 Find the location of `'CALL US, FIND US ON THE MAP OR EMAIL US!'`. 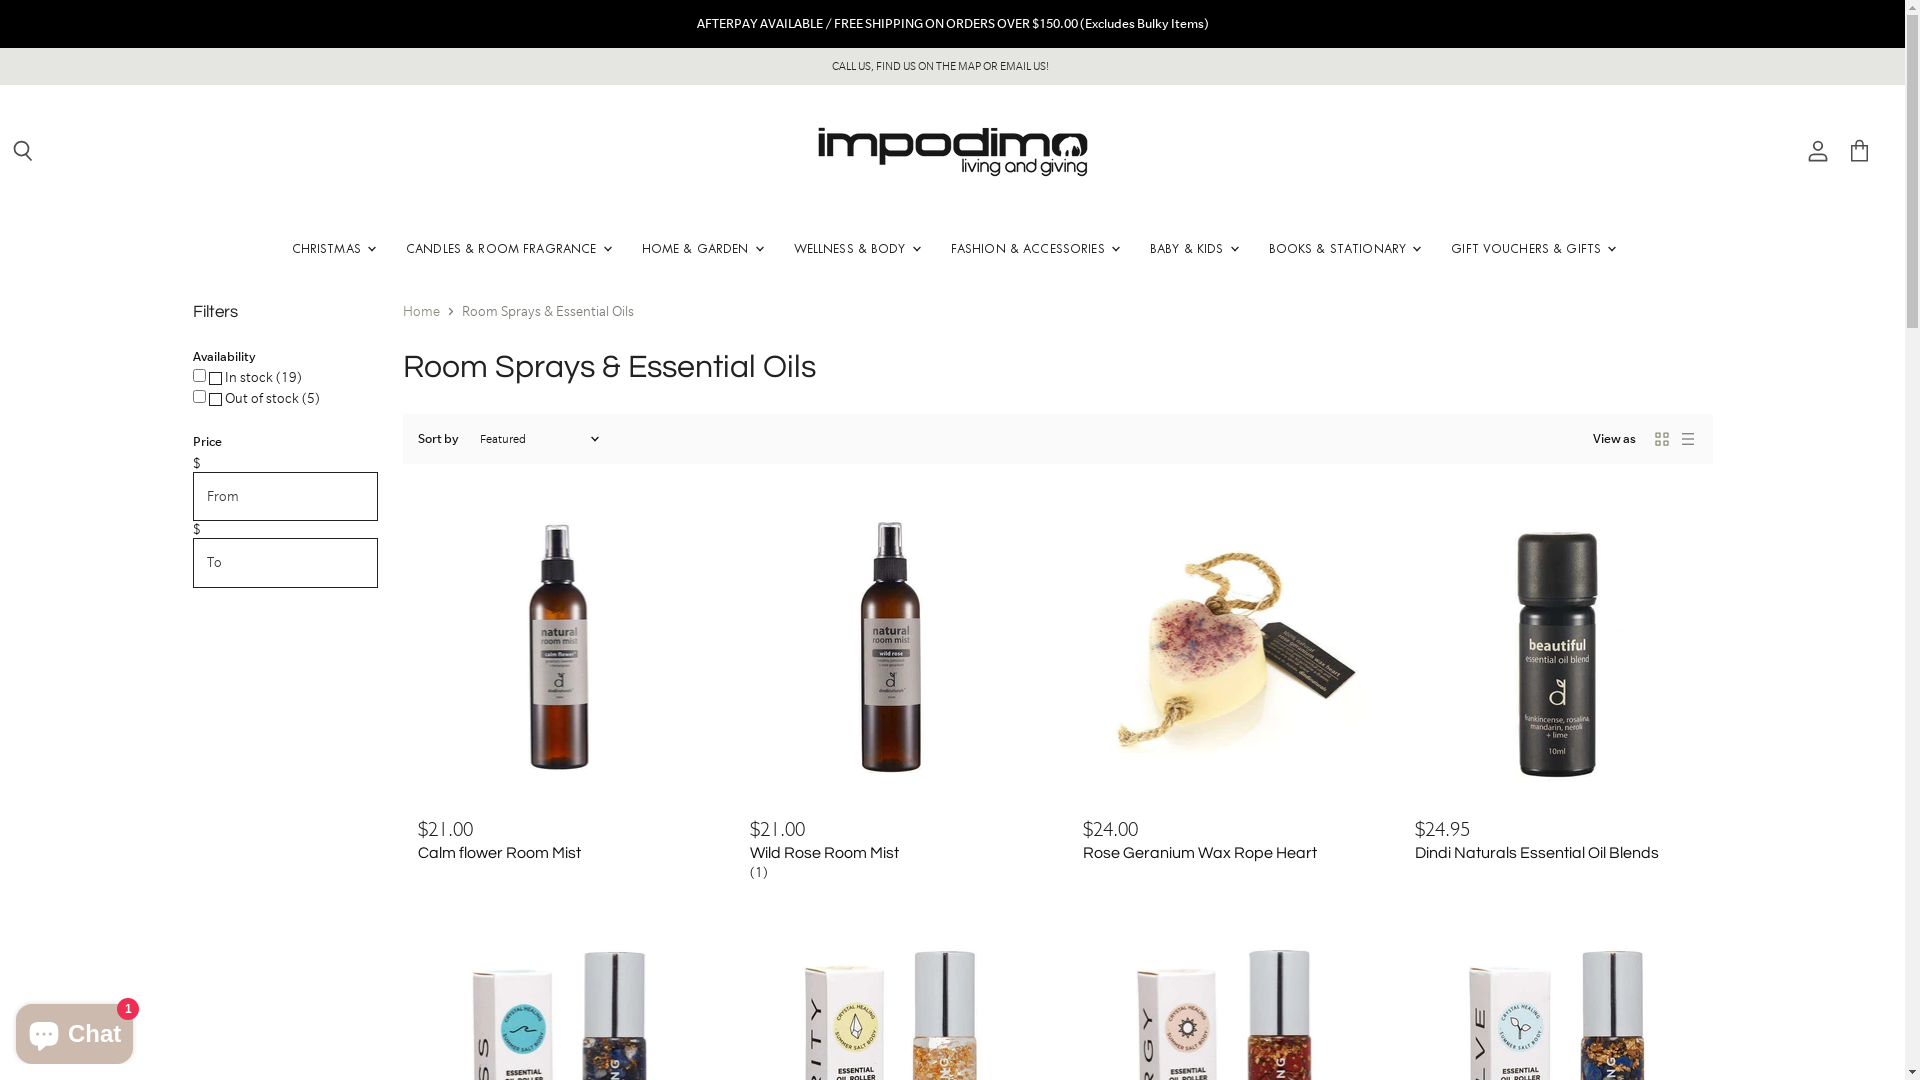

'CALL US, FIND US ON THE MAP OR EMAIL US!' is located at coordinates (939, 65).